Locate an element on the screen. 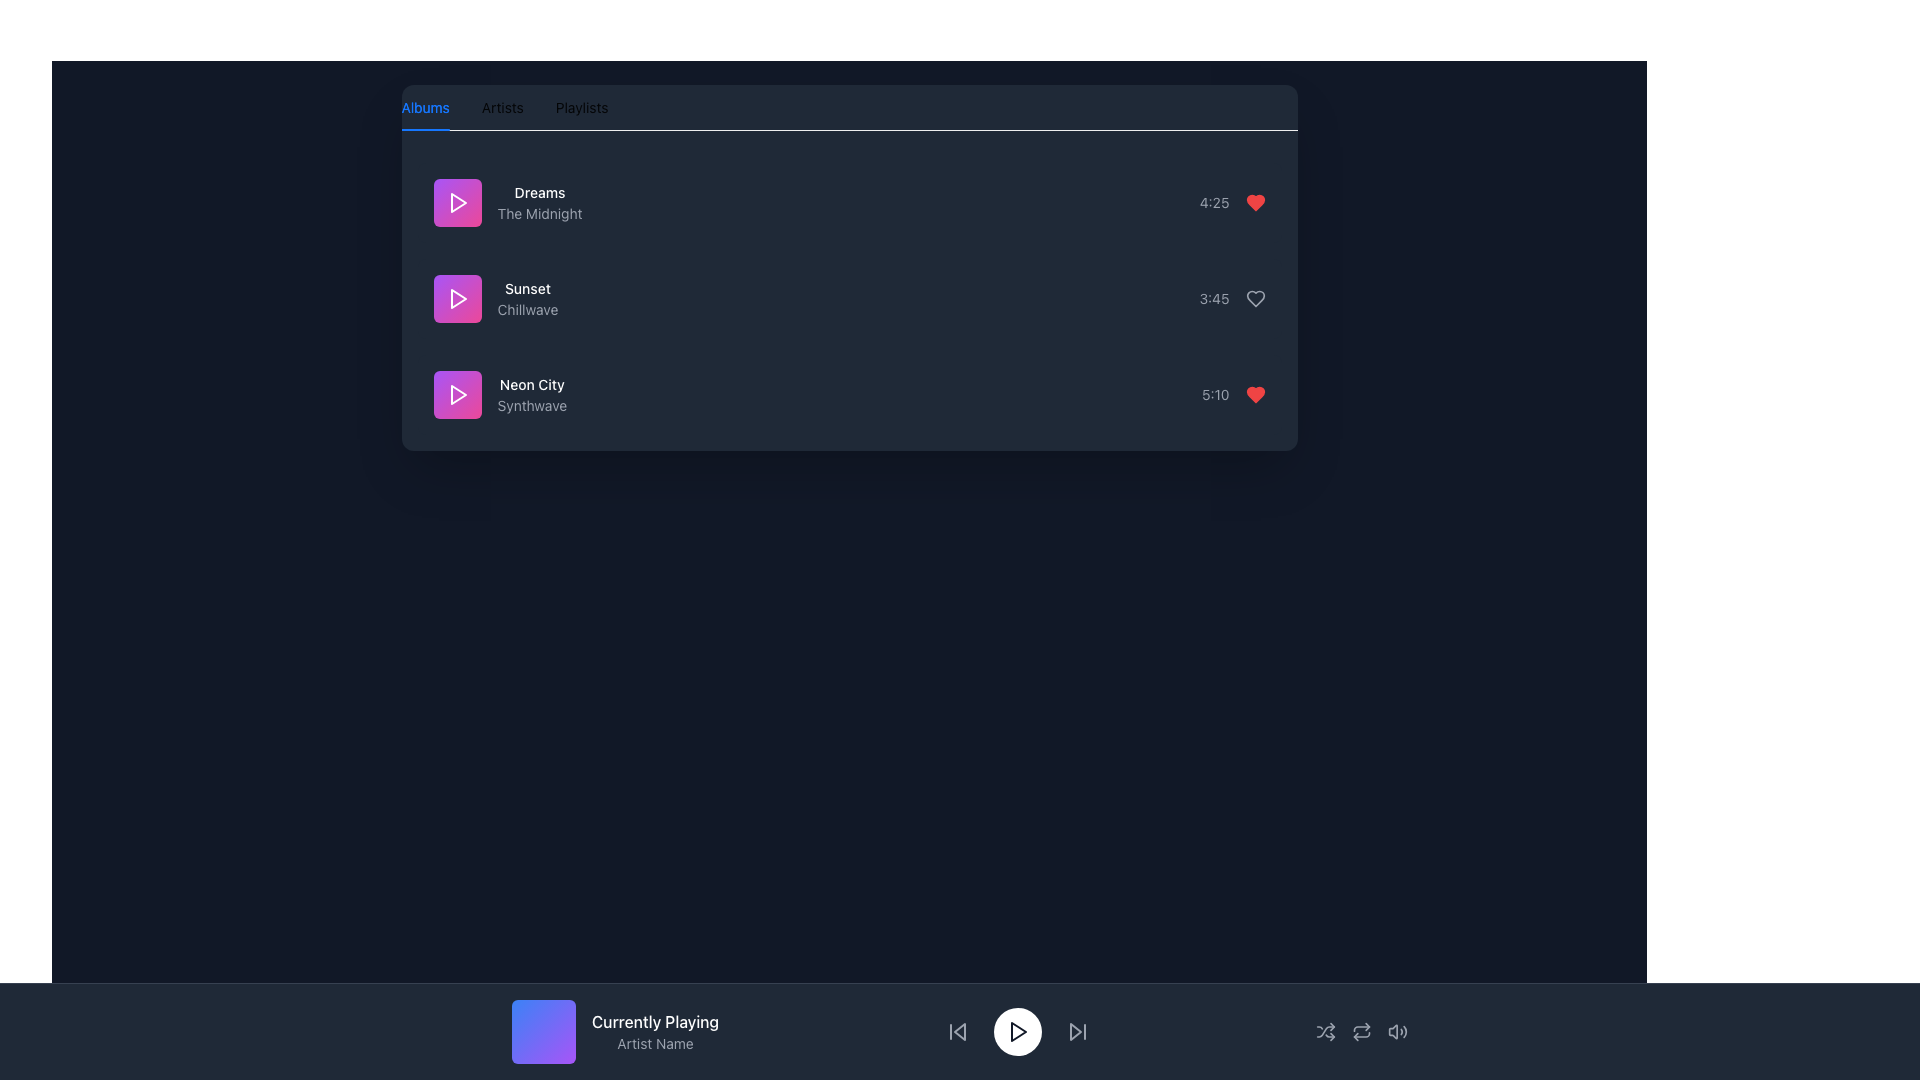 The width and height of the screenshot is (1920, 1080). the second heart icon to favorite the music track labeled 'Sunset' is located at coordinates (1254, 299).